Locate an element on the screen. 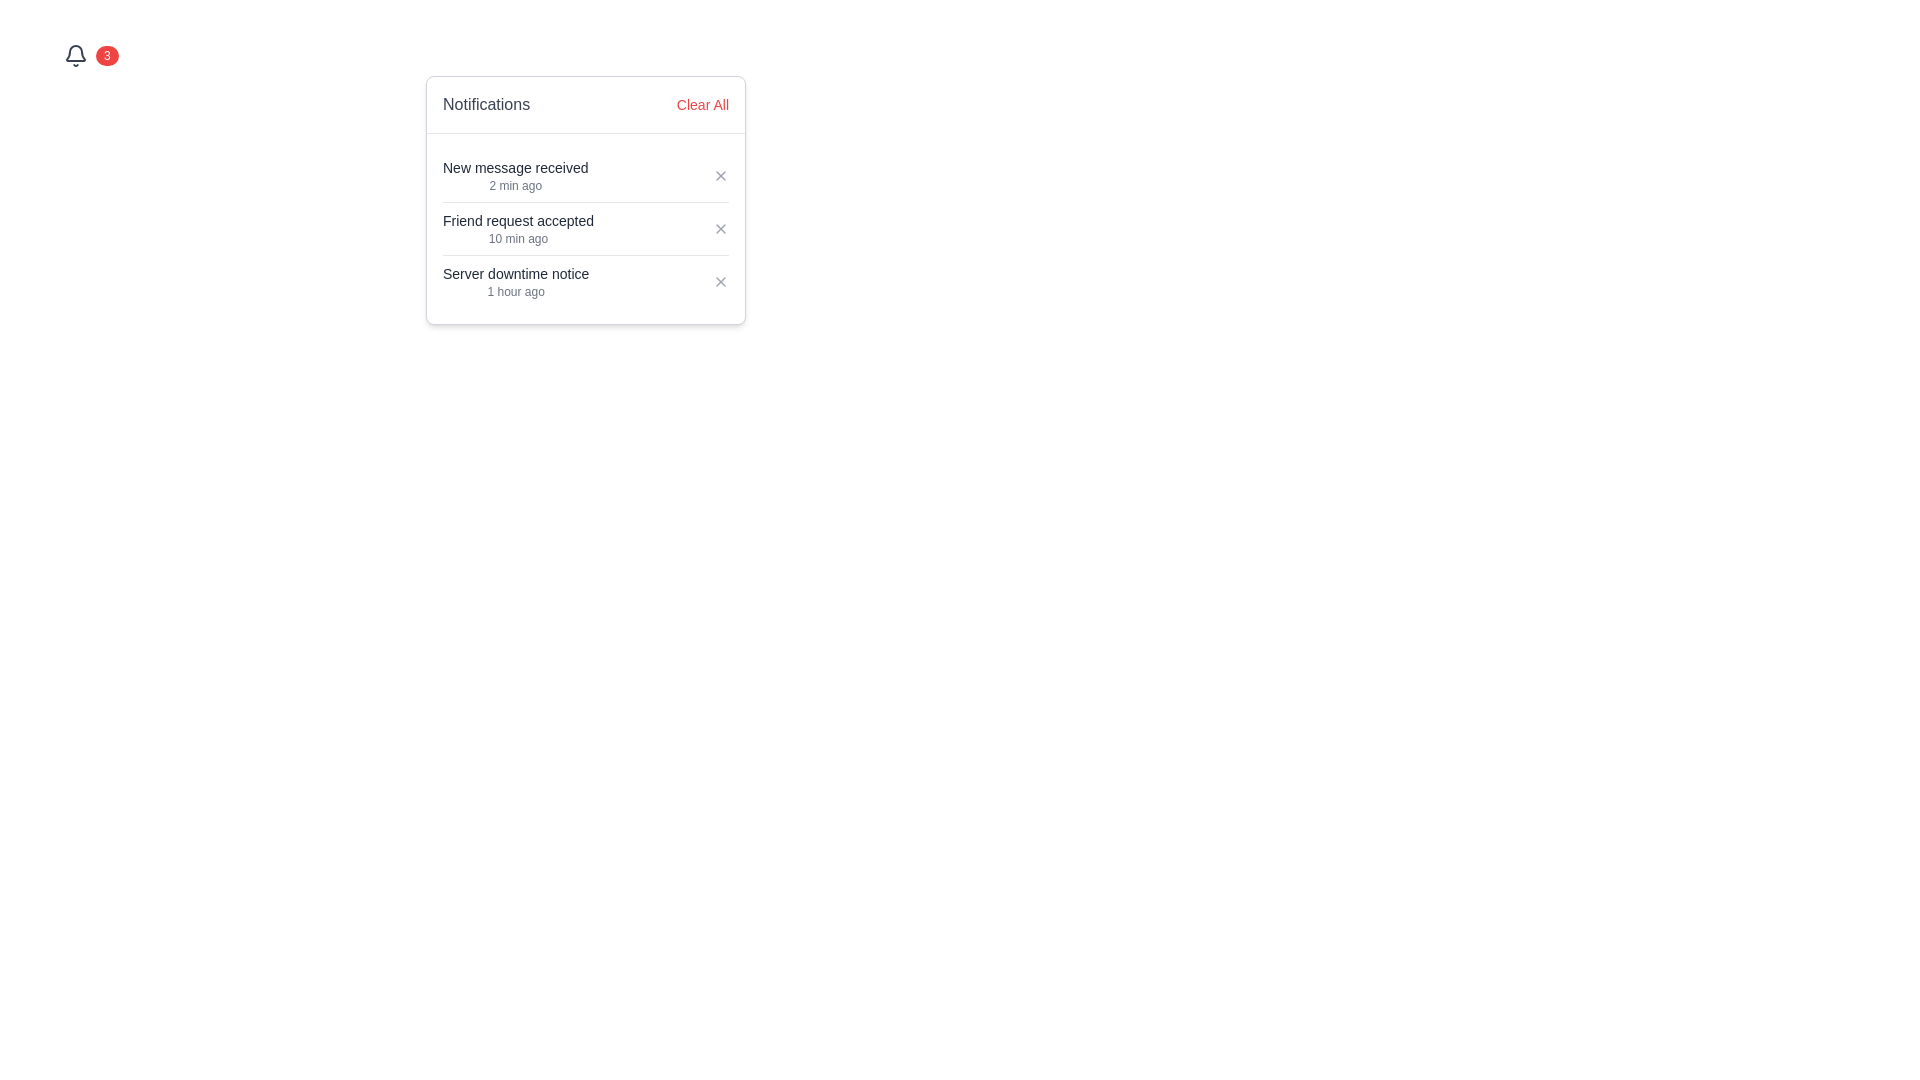 Image resolution: width=1920 pixels, height=1080 pixels. the notification bell icon, which is located to the left of the red badge displaying the number '3' in the header section is located at coordinates (76, 55).